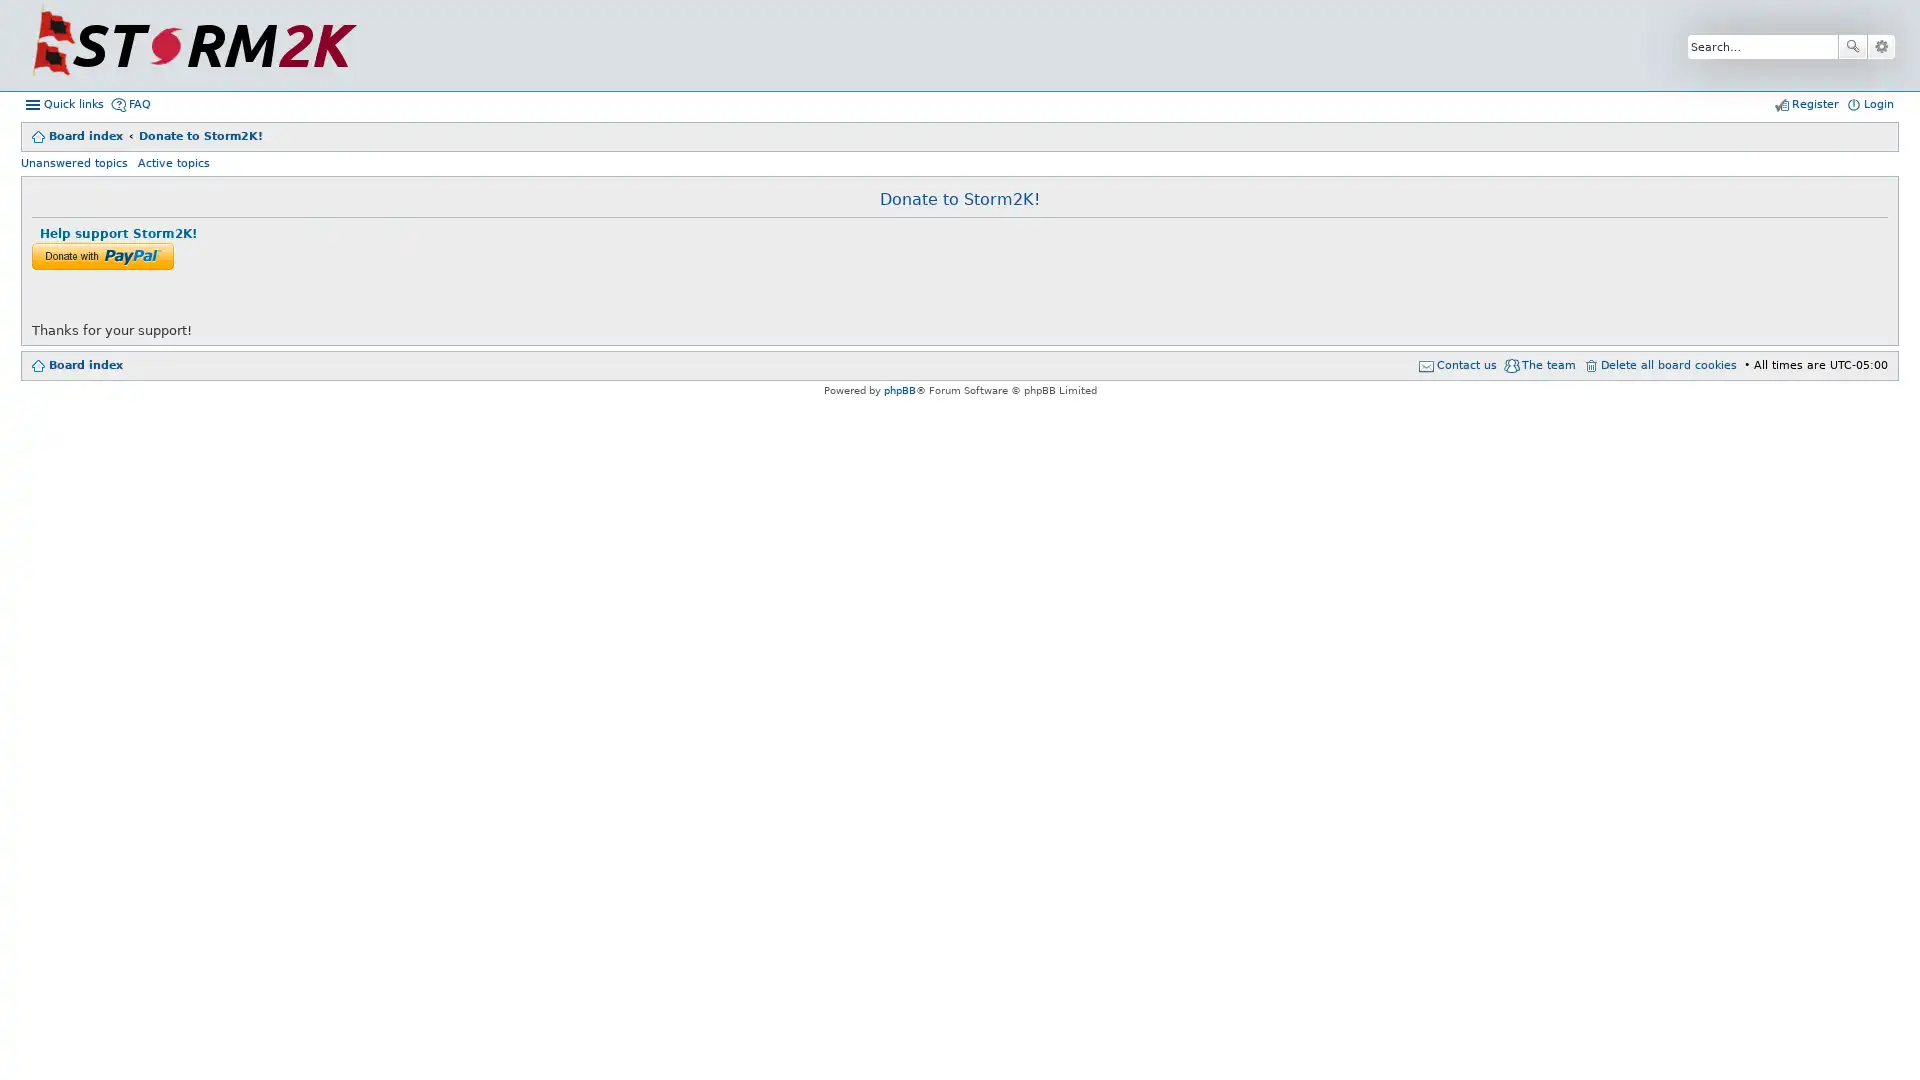  What do you see at coordinates (1851, 45) in the screenshot?
I see `Search` at bounding box center [1851, 45].